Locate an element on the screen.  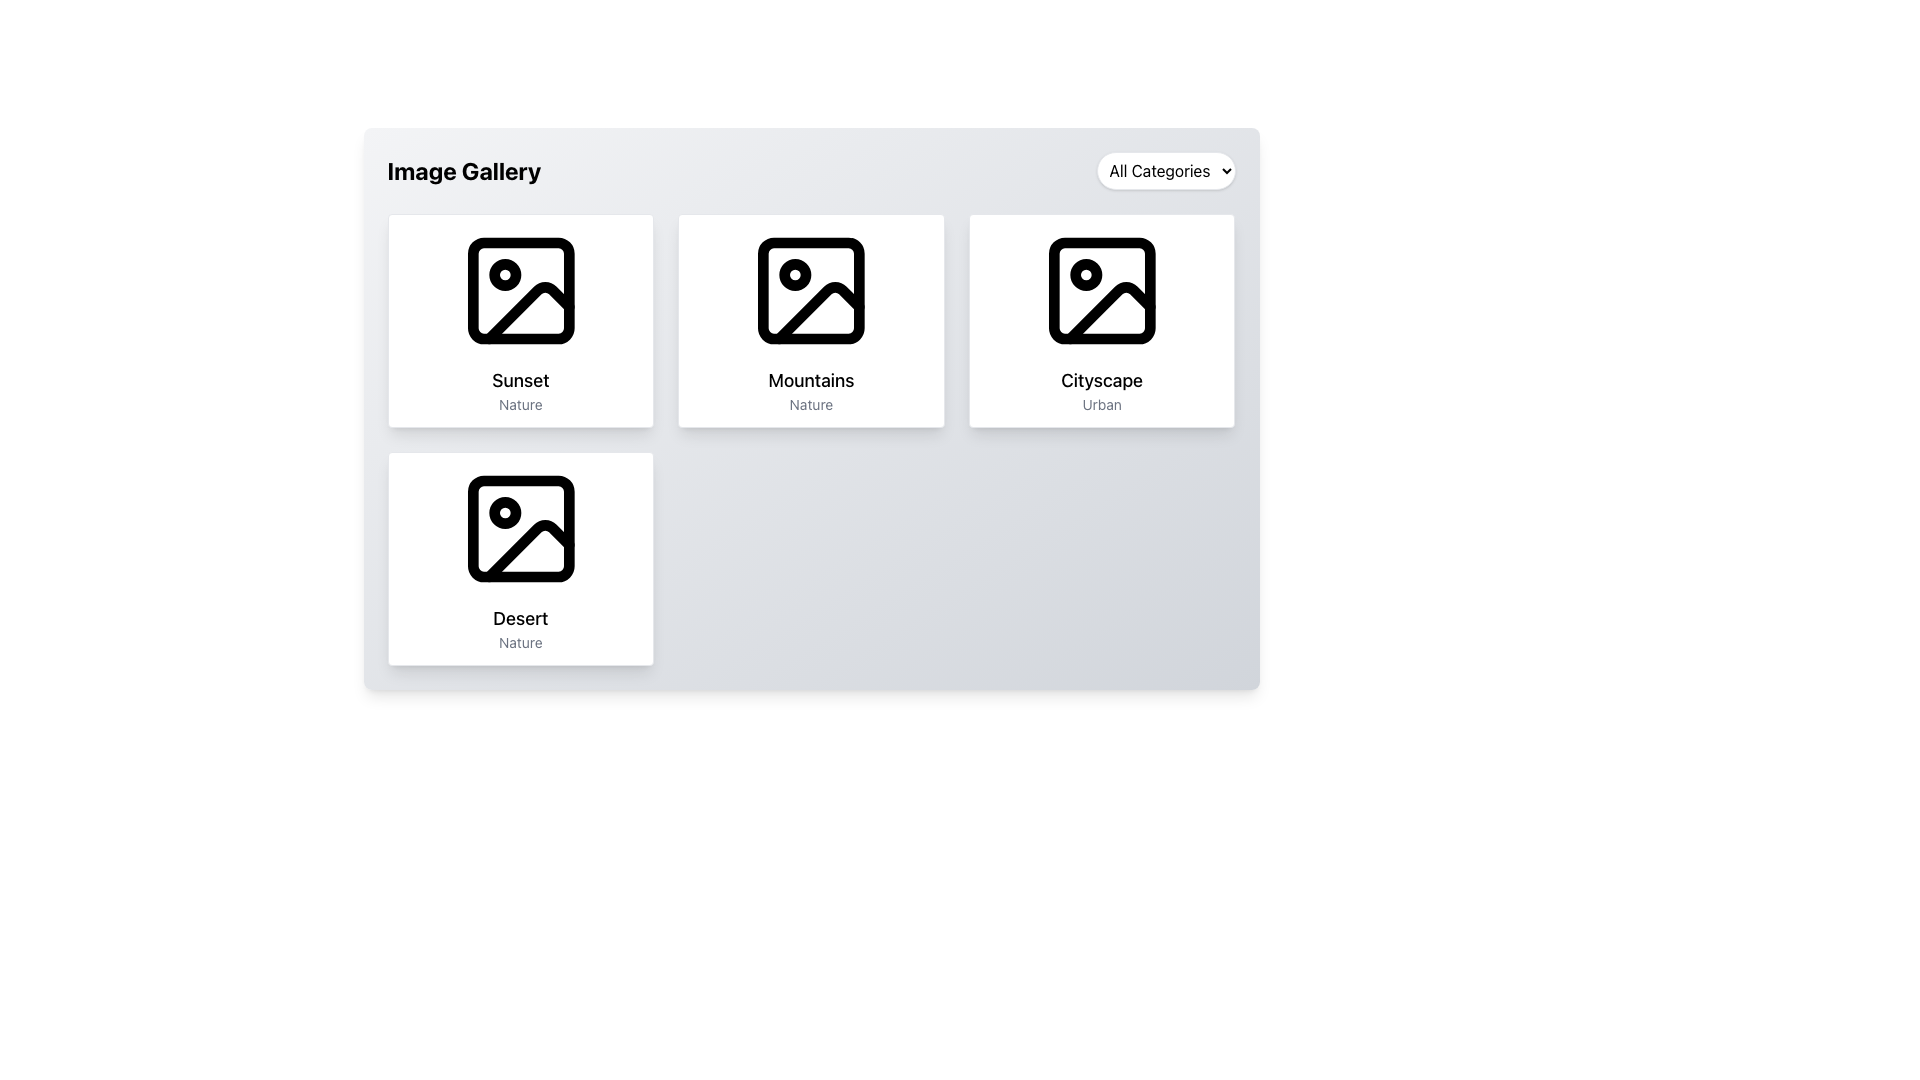
the small rectangle with rounded corners located in the top-left quadrant of the photo-like icon in the bottom-left slot under the 'Desert' label is located at coordinates (520, 527).